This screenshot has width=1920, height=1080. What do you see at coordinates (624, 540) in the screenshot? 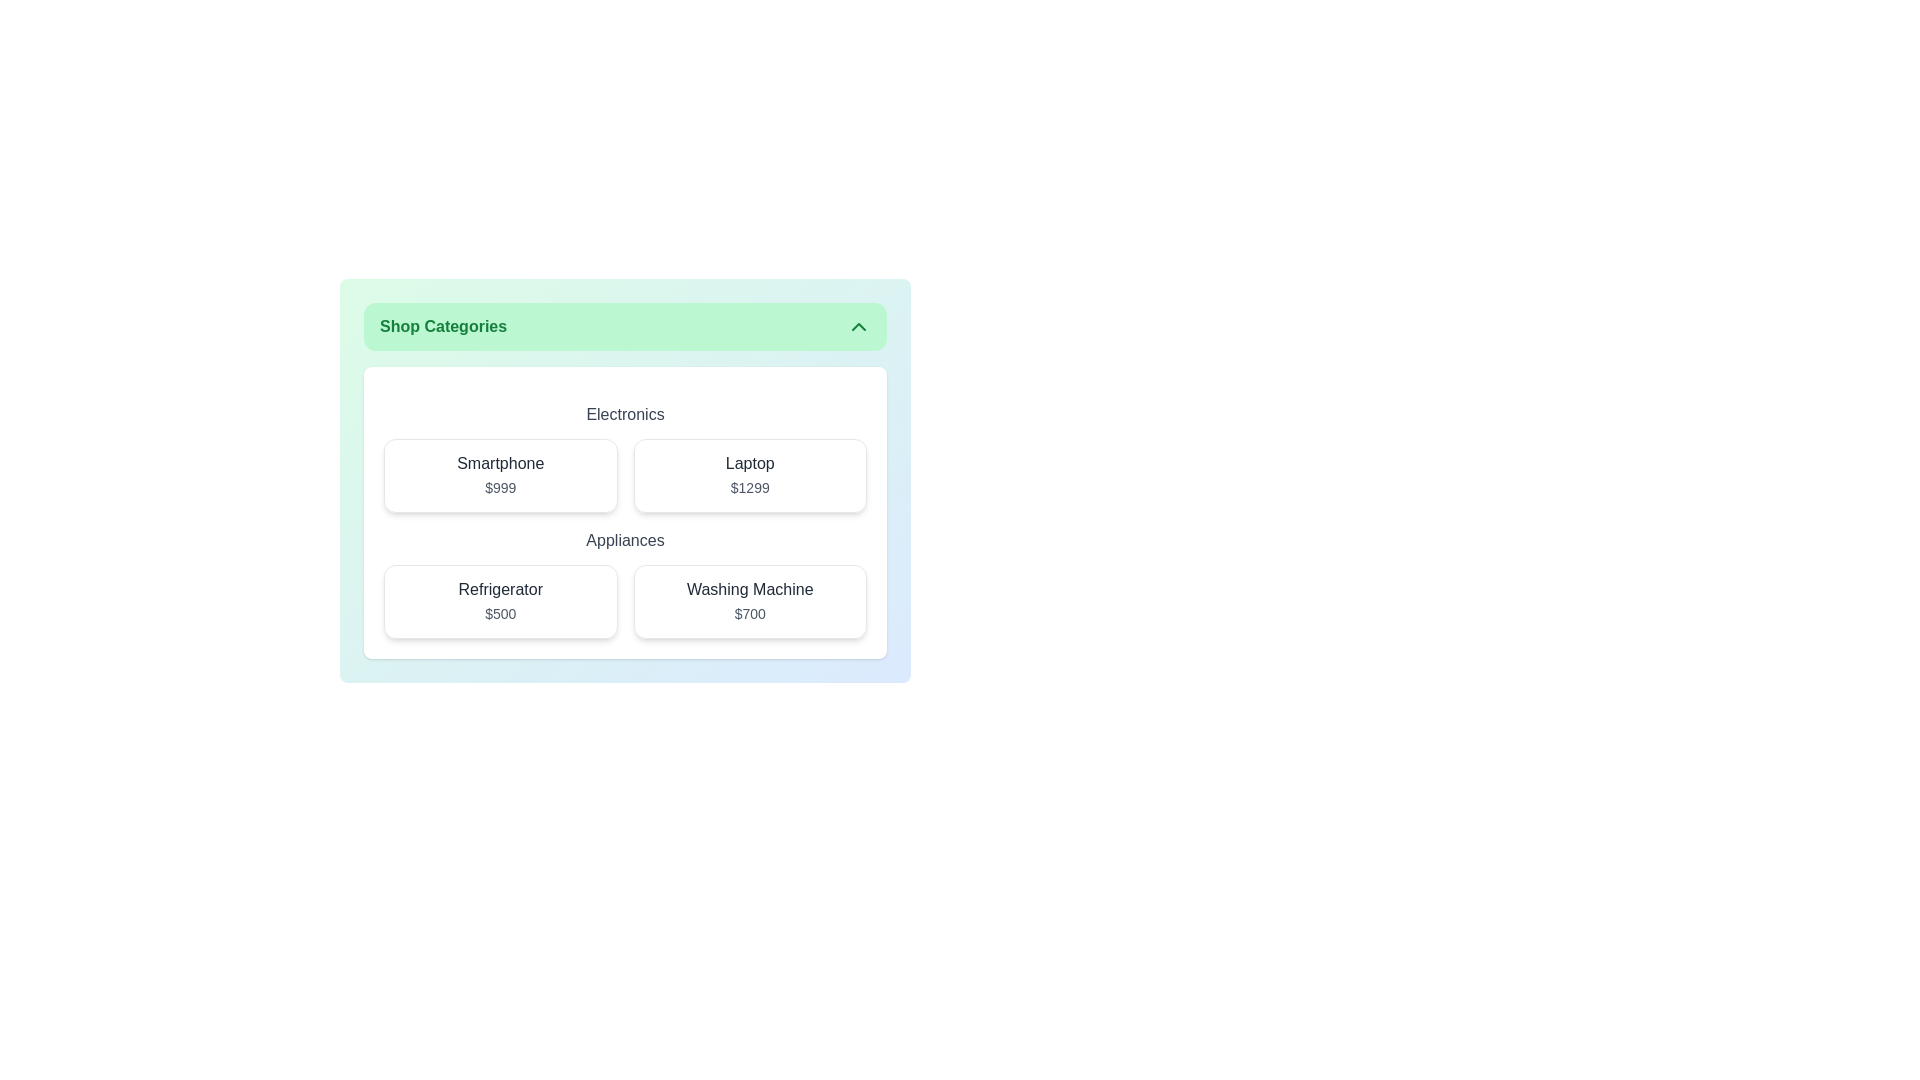
I see `the text label that categorizes the products, located below the 'Electronics' label and above the grid items 'Refrigerator $500' and 'Washing Machine $700'` at bounding box center [624, 540].